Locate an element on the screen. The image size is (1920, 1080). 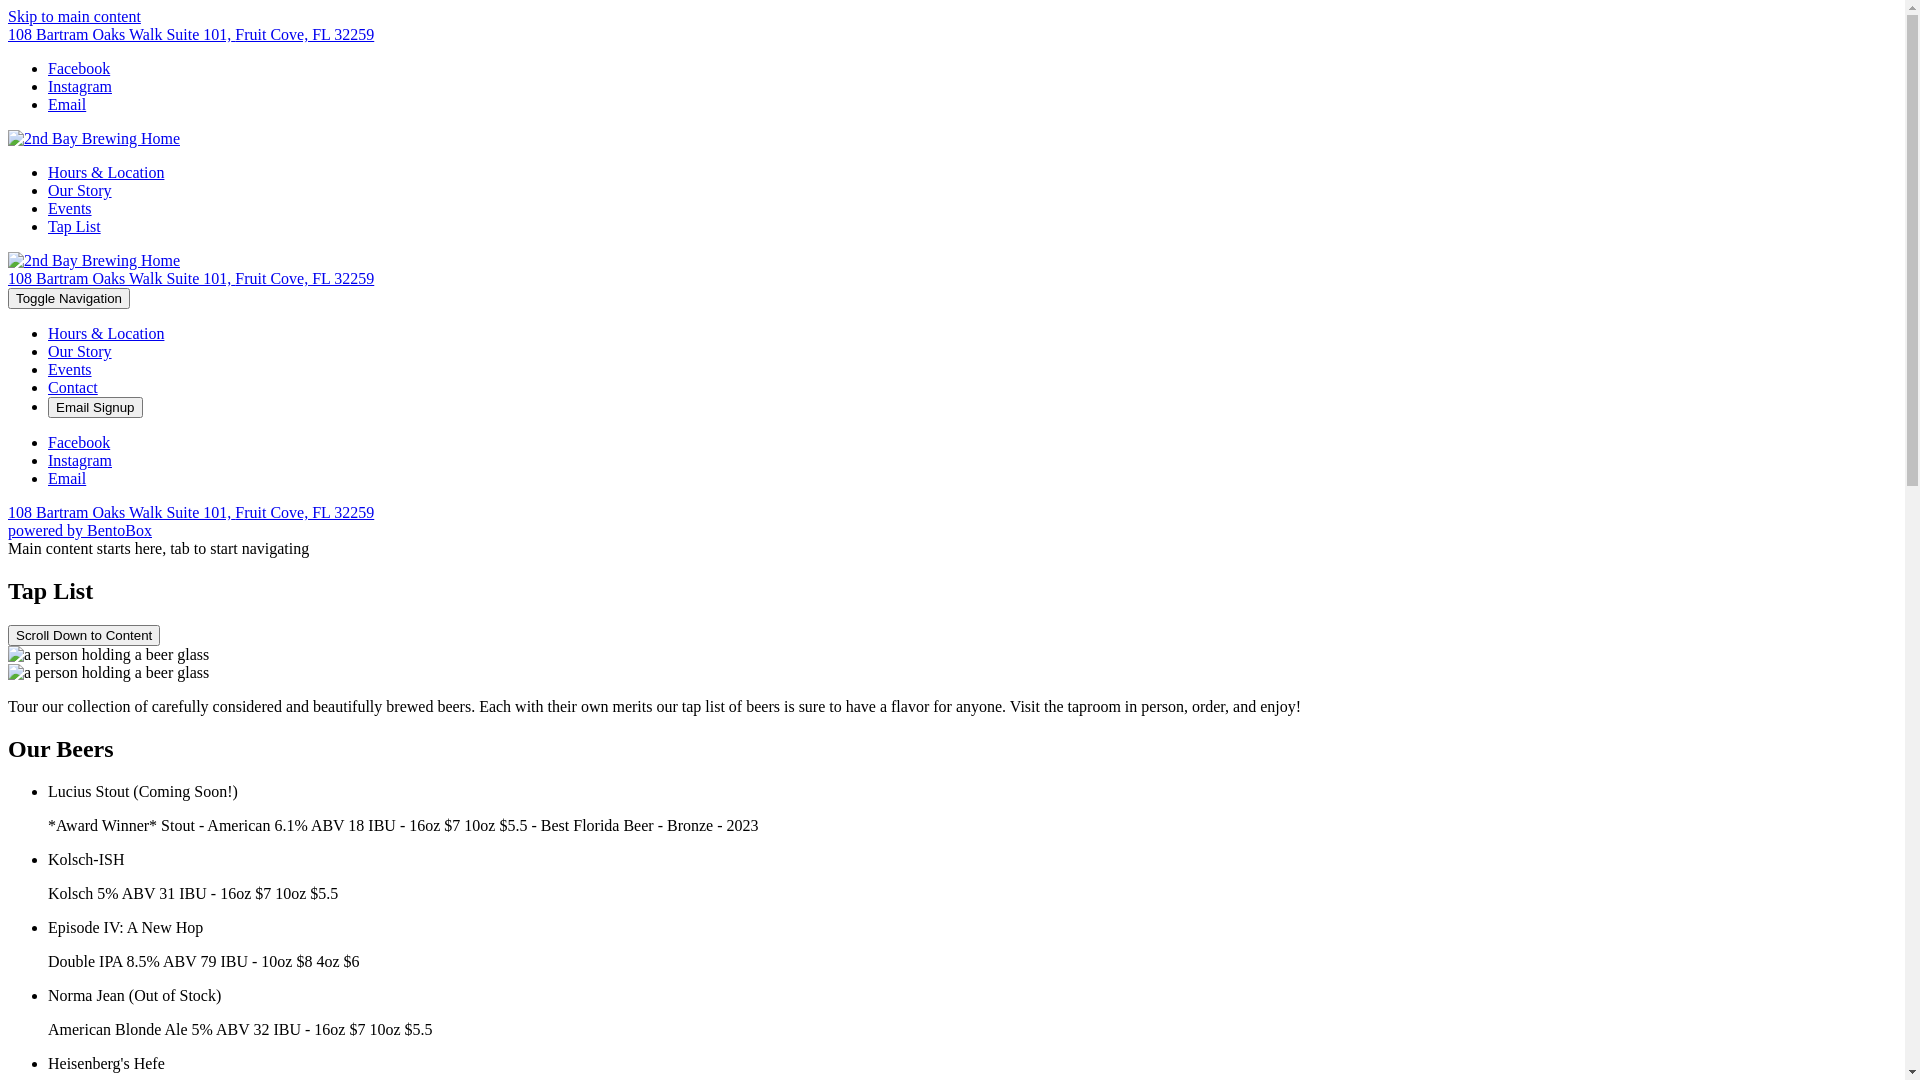
'powered by BentoBox' is located at coordinates (80, 529).